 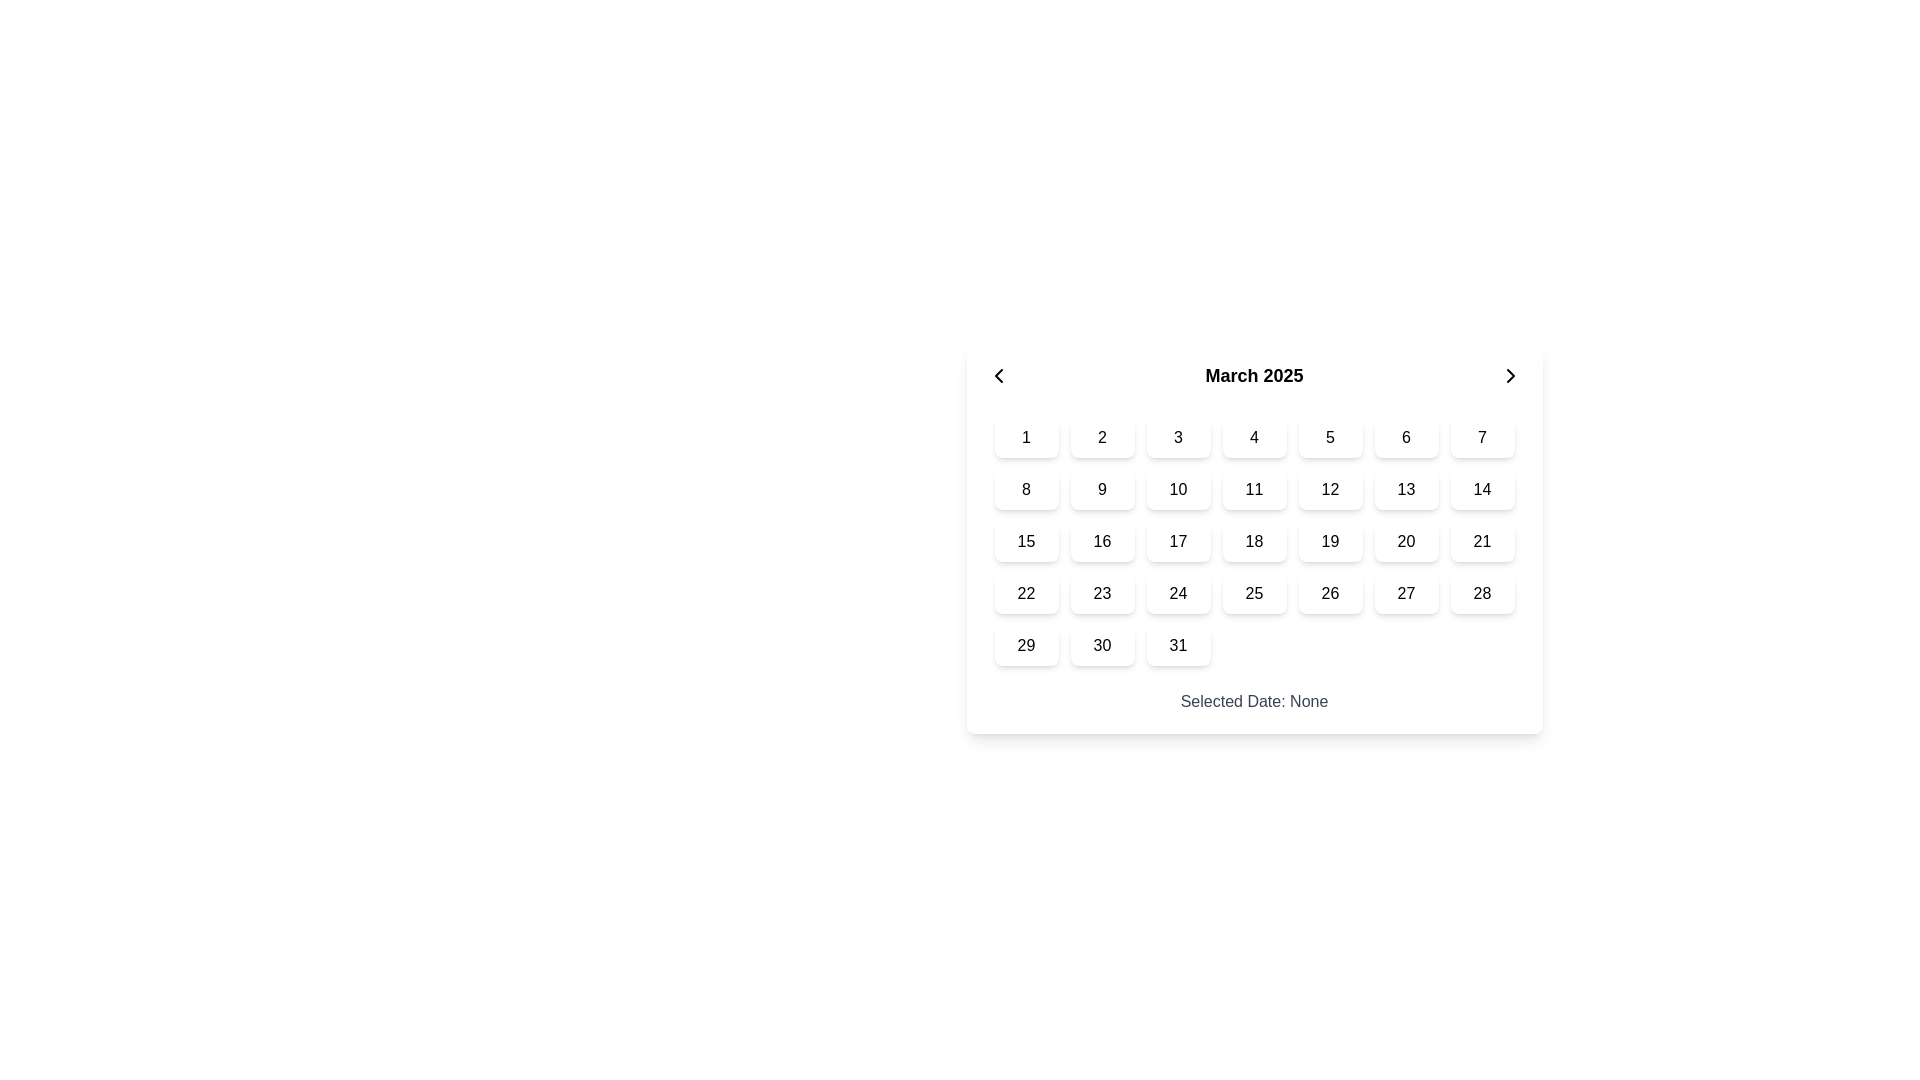 I want to click on the button representing the date '31' in the bottom-right corner of the calendar, so click(x=1178, y=645).